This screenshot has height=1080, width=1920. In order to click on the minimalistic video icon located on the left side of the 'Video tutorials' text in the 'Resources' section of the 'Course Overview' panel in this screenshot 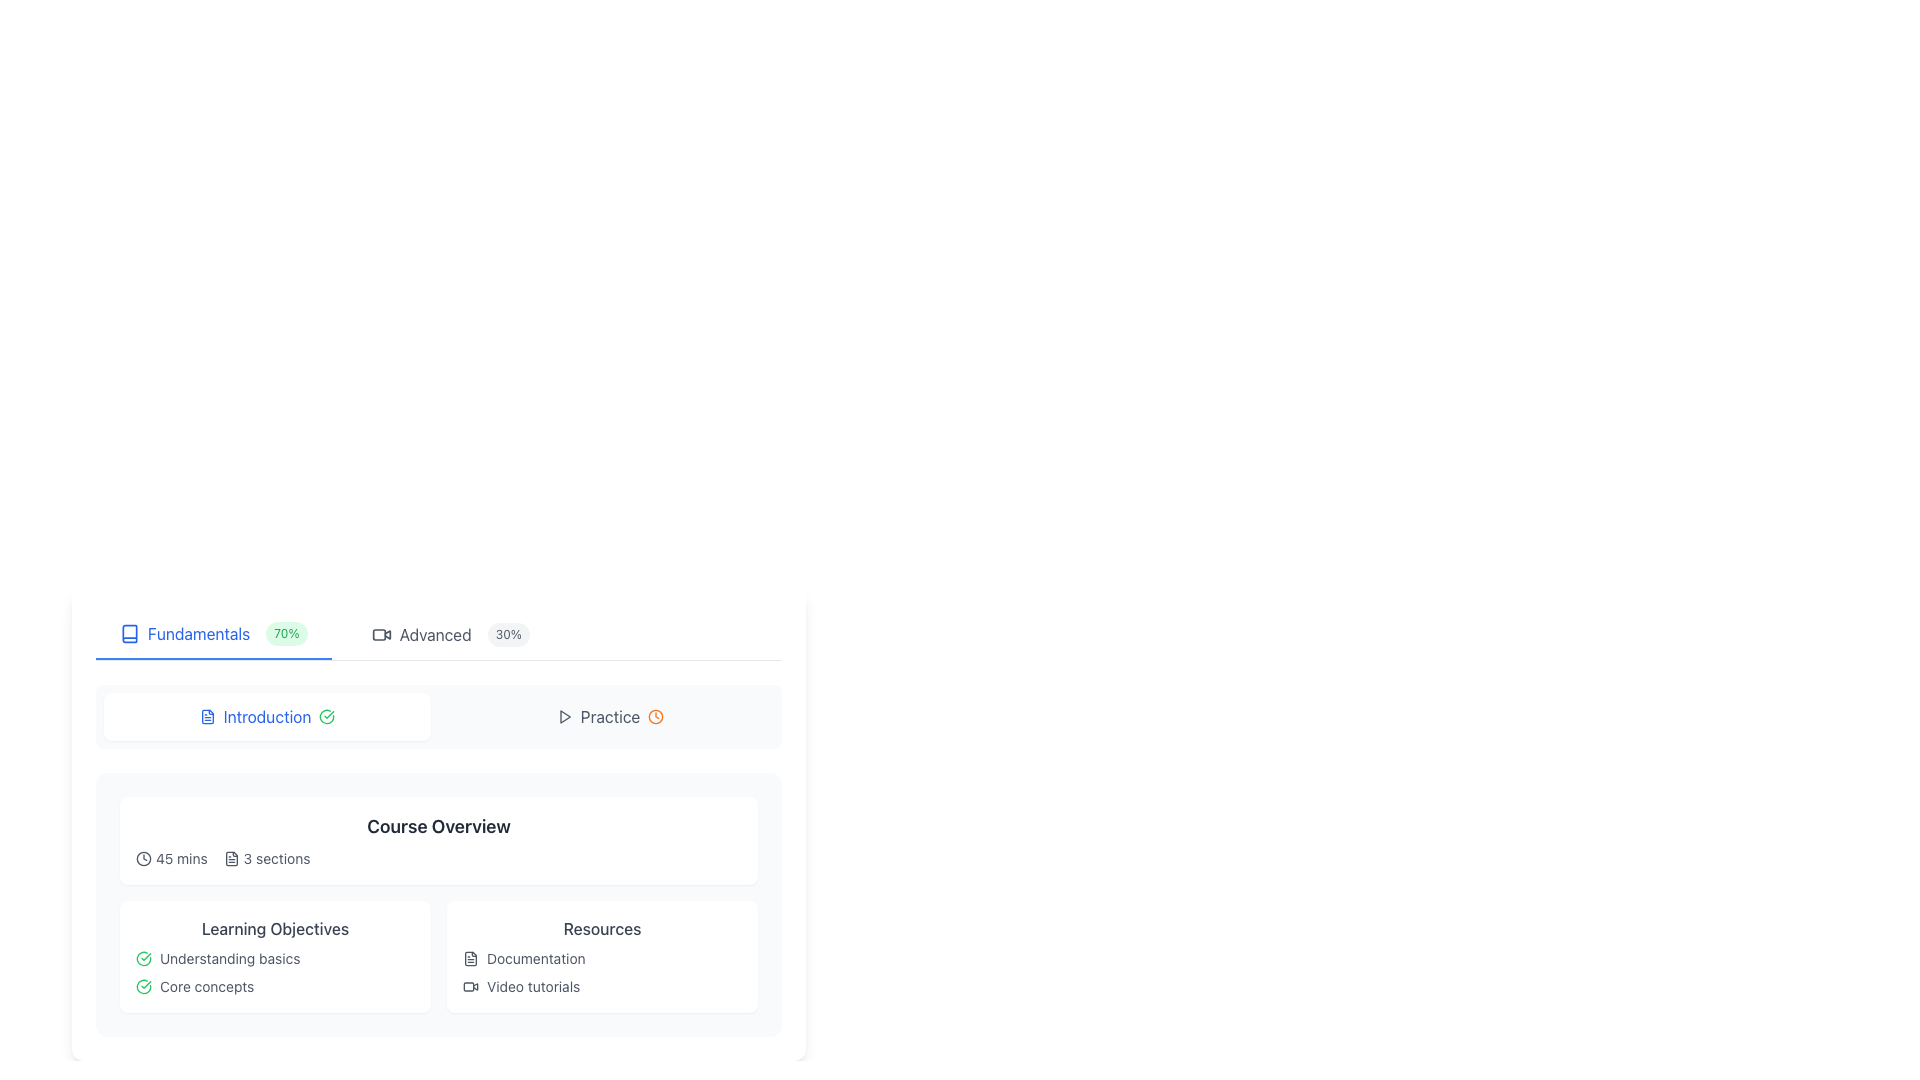, I will do `click(469, 986)`.